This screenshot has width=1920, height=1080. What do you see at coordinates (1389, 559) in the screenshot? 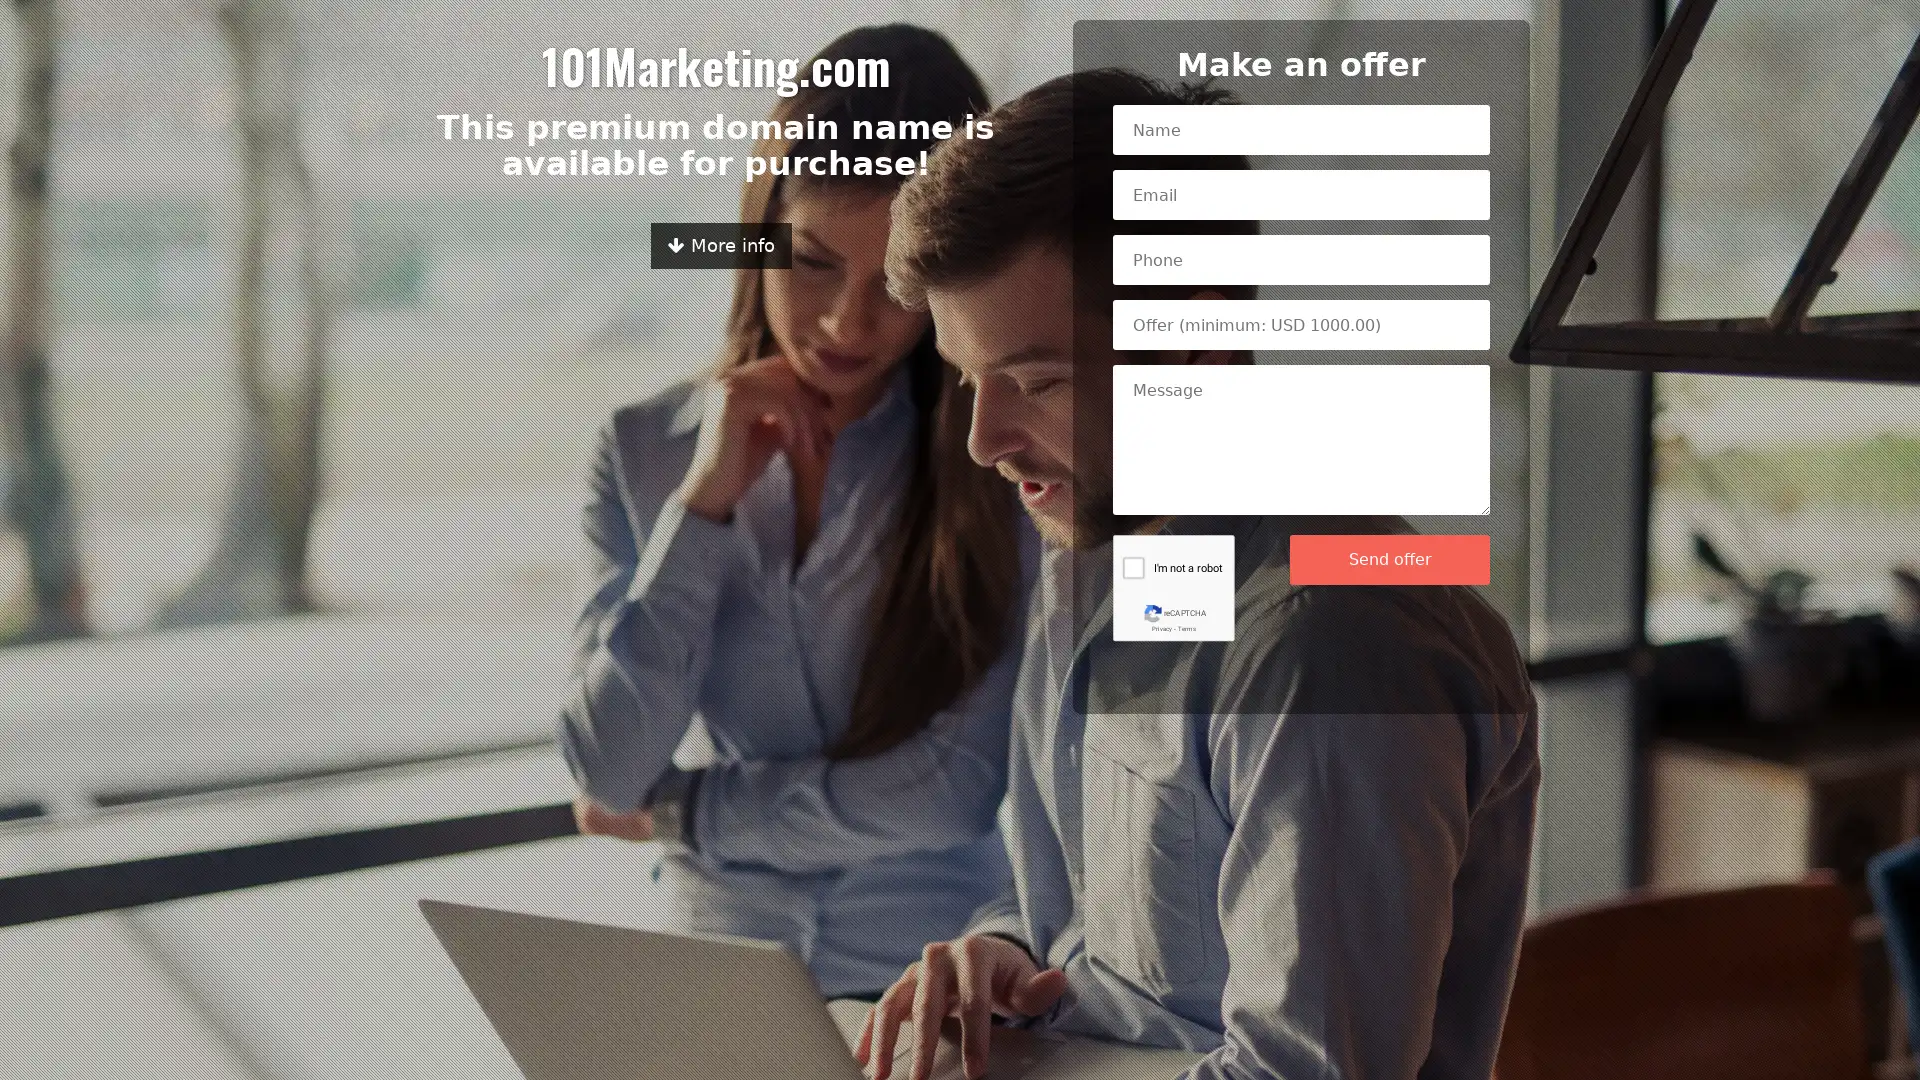
I see `Send offer` at bounding box center [1389, 559].